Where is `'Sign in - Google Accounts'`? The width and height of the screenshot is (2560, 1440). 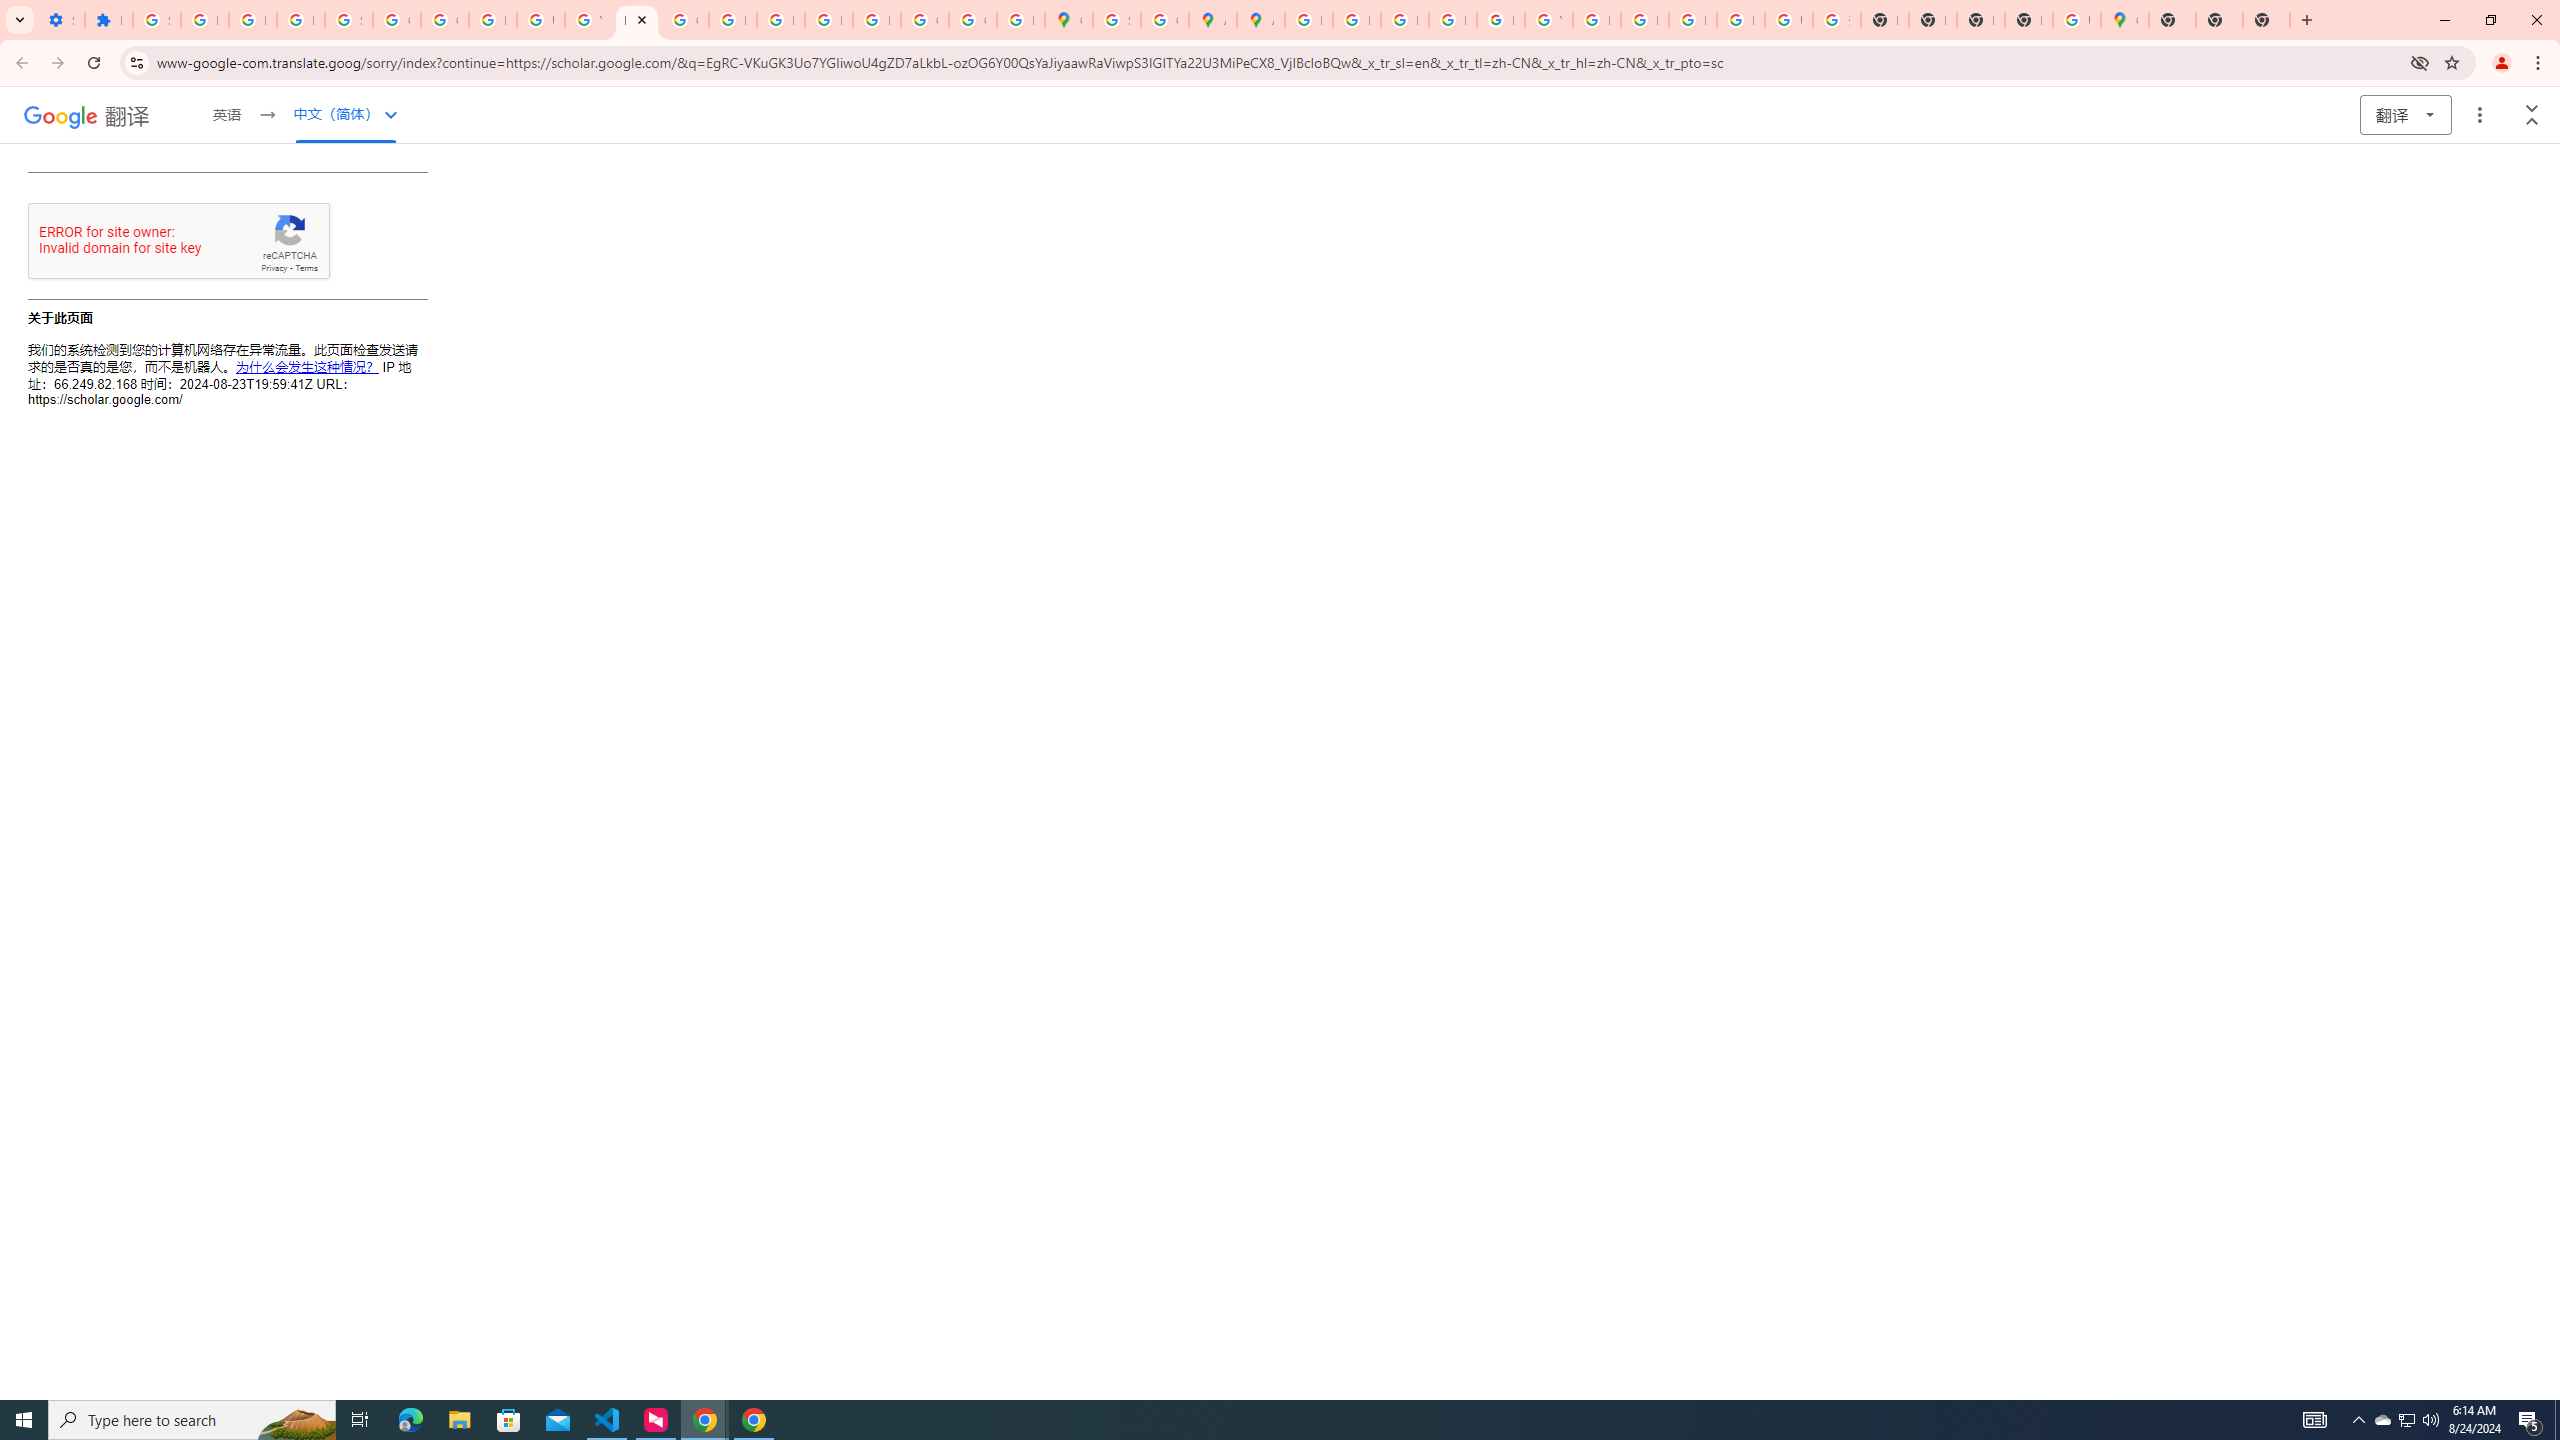 'Sign in - Google Accounts' is located at coordinates (347, 19).